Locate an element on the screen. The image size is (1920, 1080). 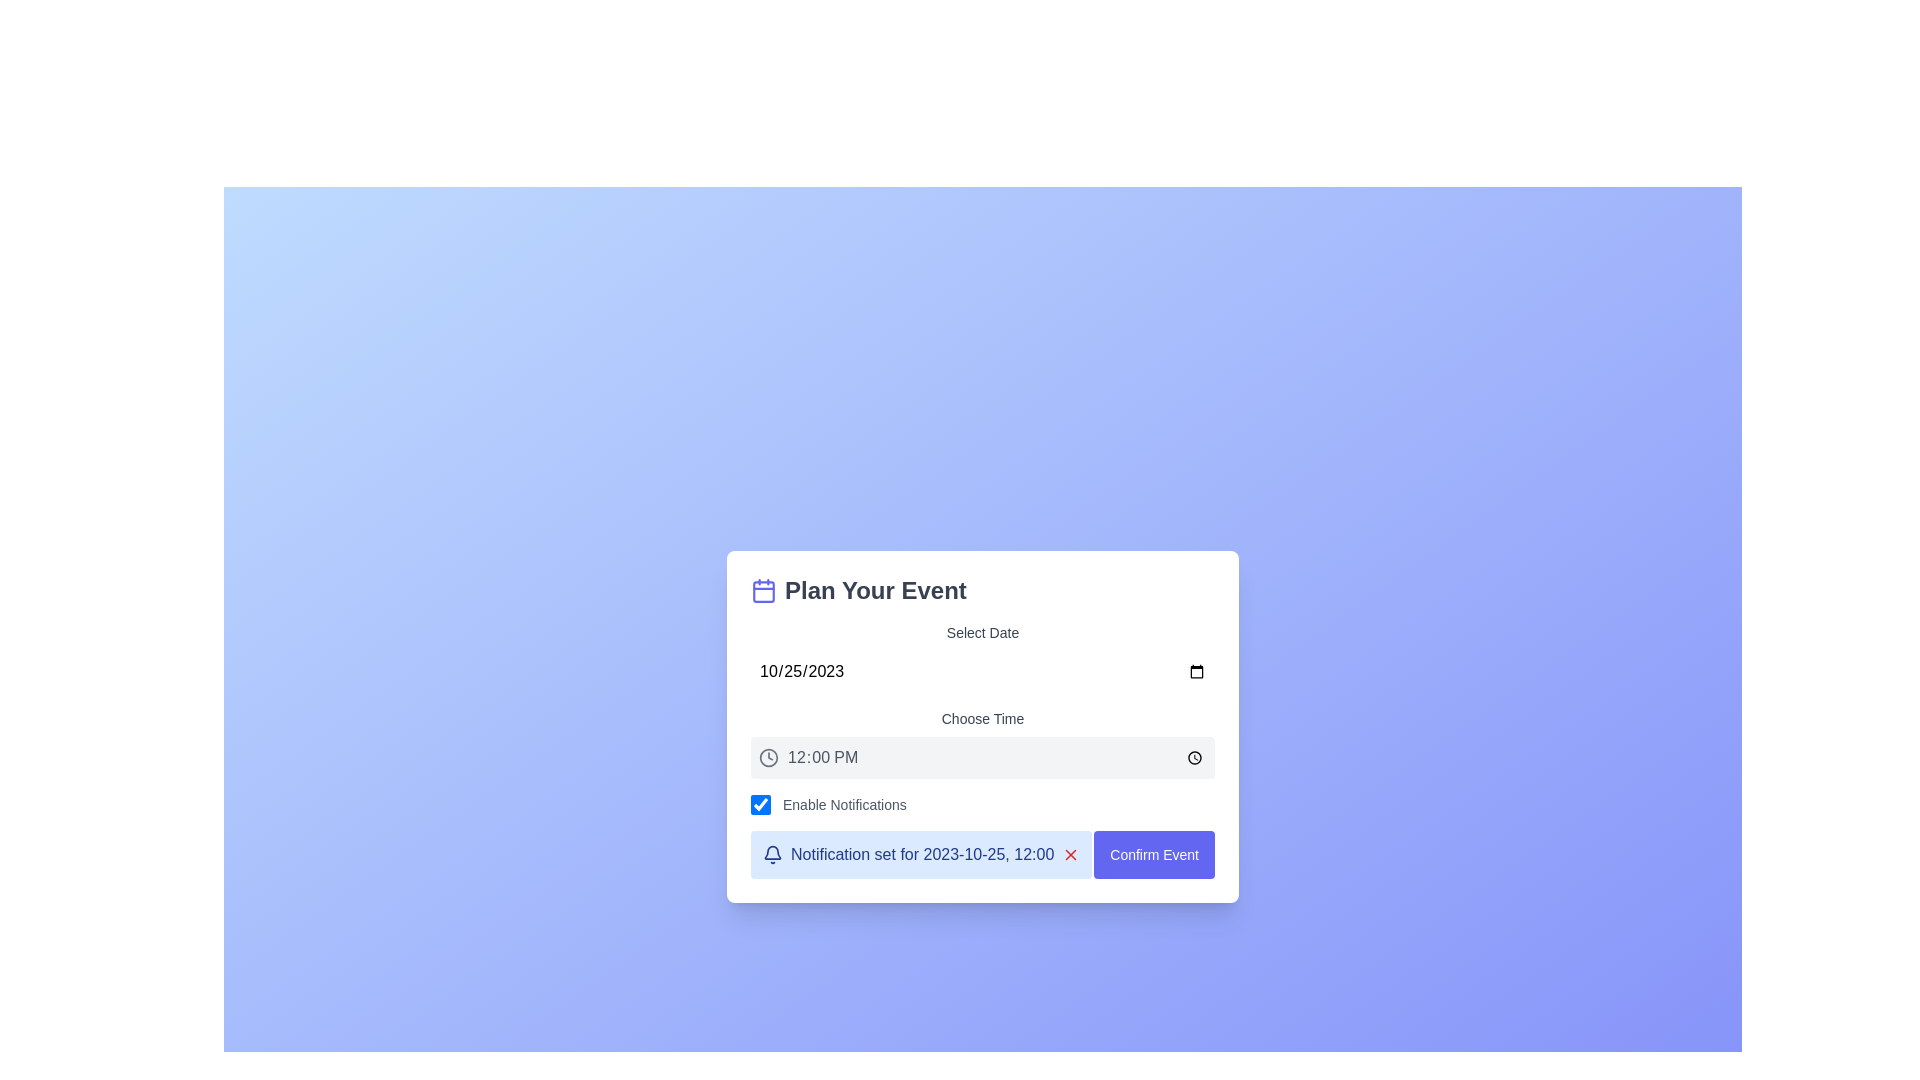
the close icon on the notification bar is located at coordinates (1070, 855).